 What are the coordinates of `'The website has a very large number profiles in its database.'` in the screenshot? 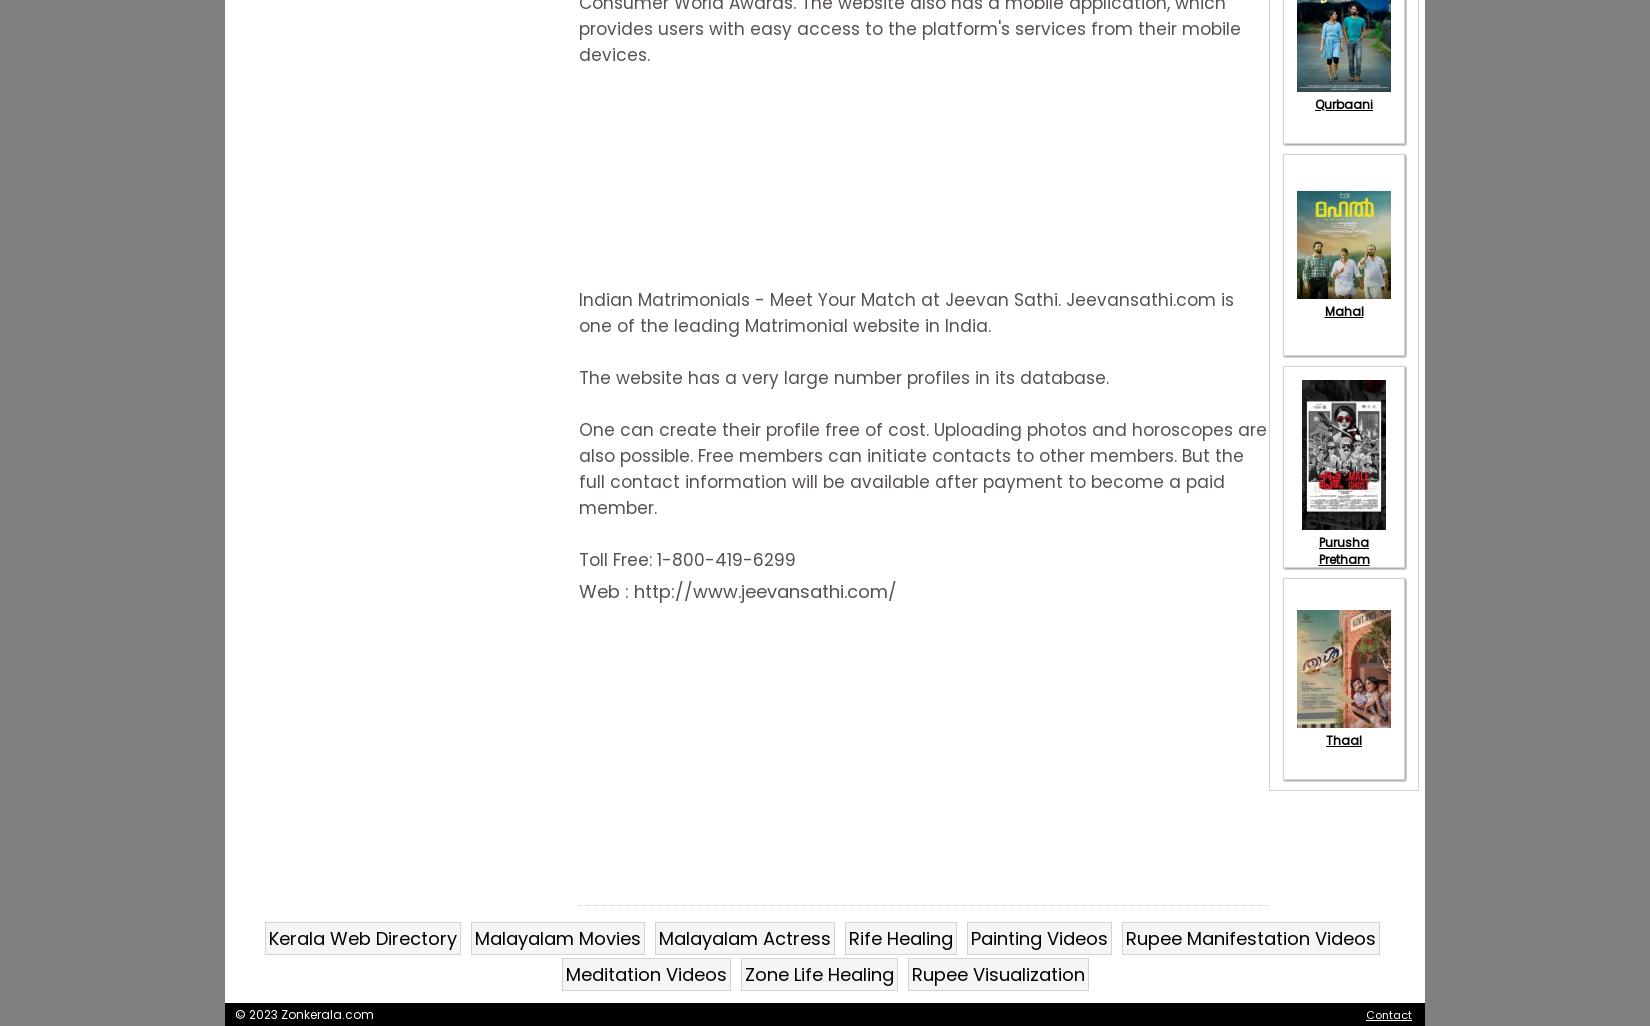 It's located at (843, 376).